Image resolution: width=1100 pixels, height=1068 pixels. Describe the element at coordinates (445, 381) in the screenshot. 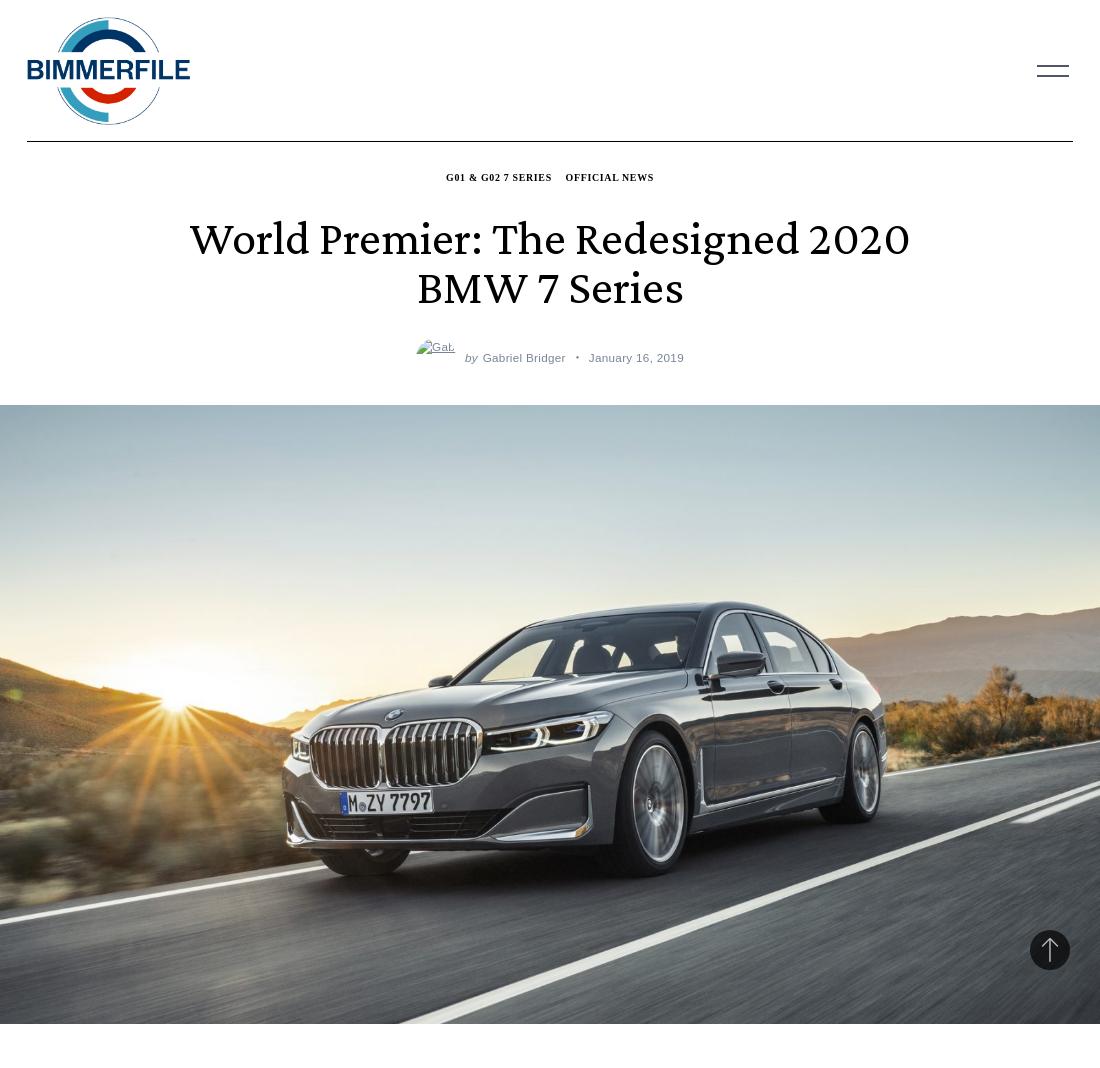

I see `'M Performance'` at that location.